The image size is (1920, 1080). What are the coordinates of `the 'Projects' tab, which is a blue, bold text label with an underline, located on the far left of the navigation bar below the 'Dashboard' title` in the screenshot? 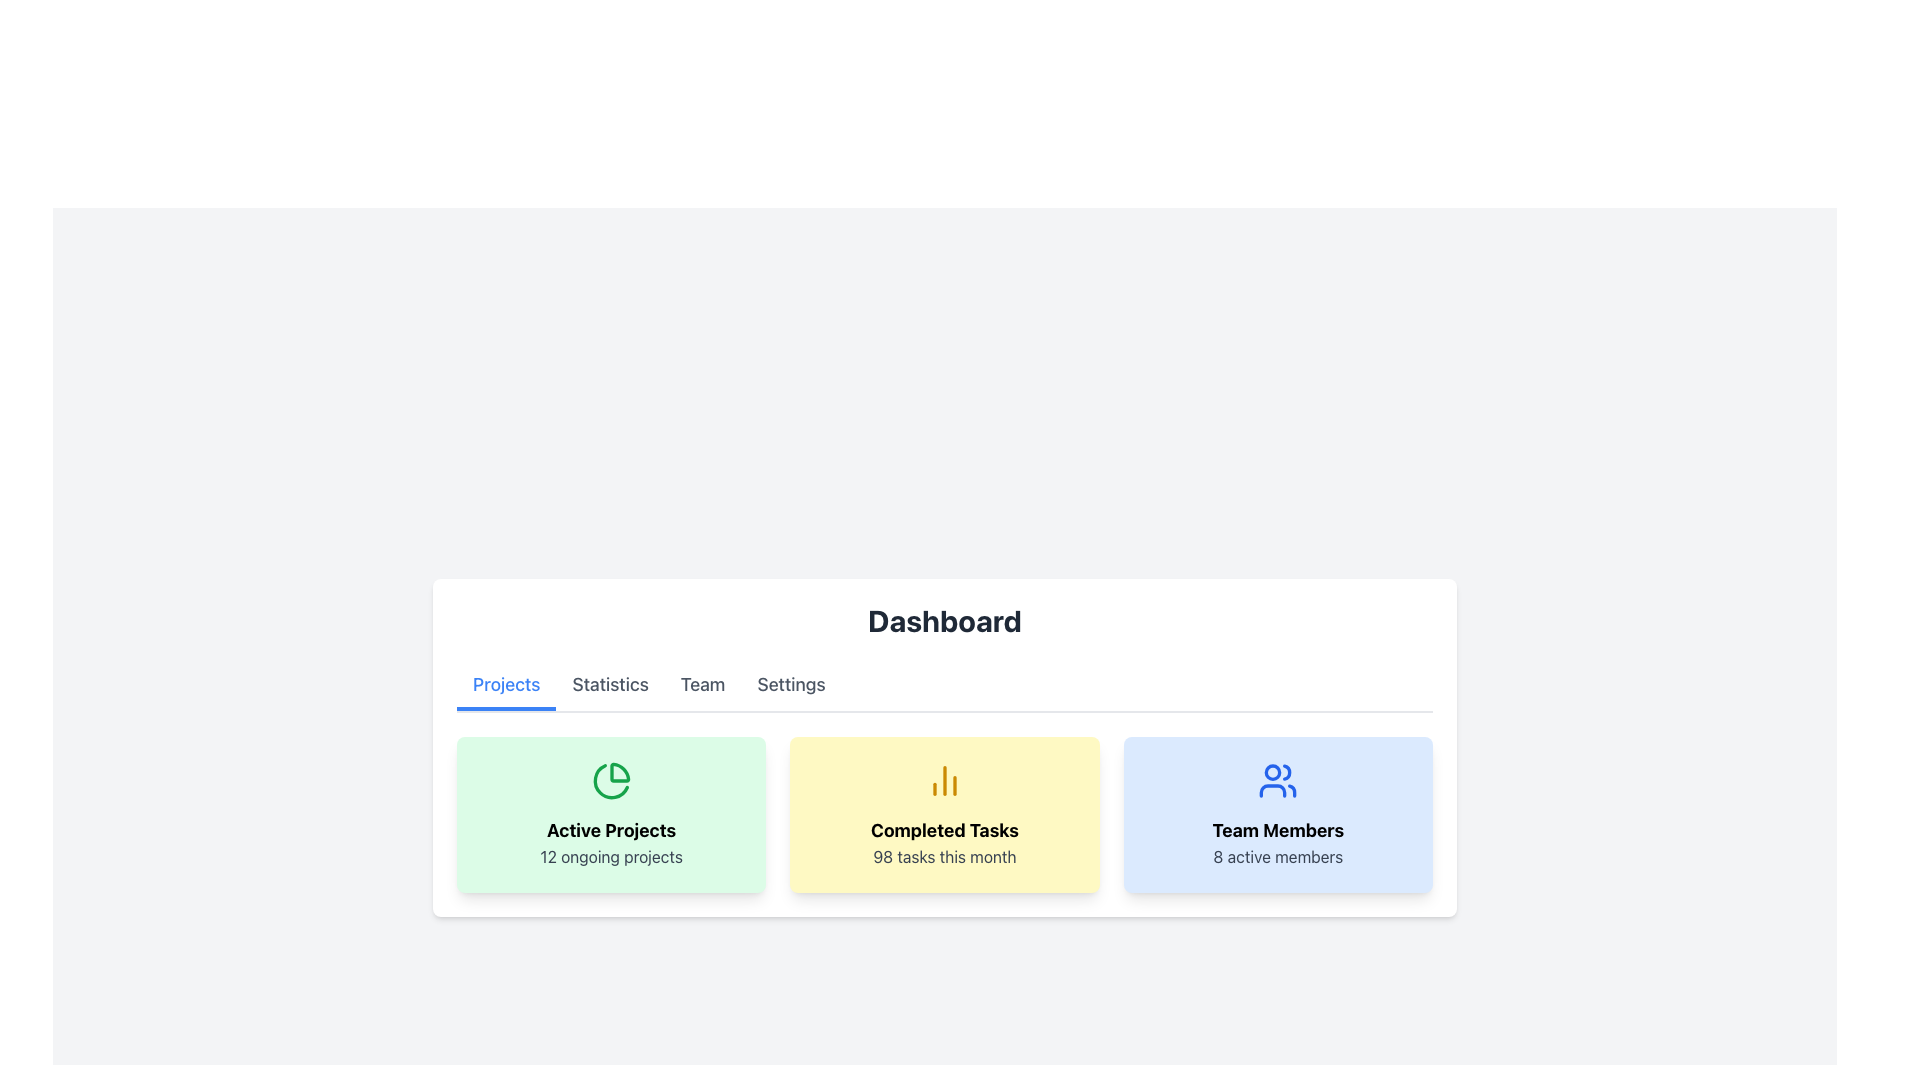 It's located at (506, 685).